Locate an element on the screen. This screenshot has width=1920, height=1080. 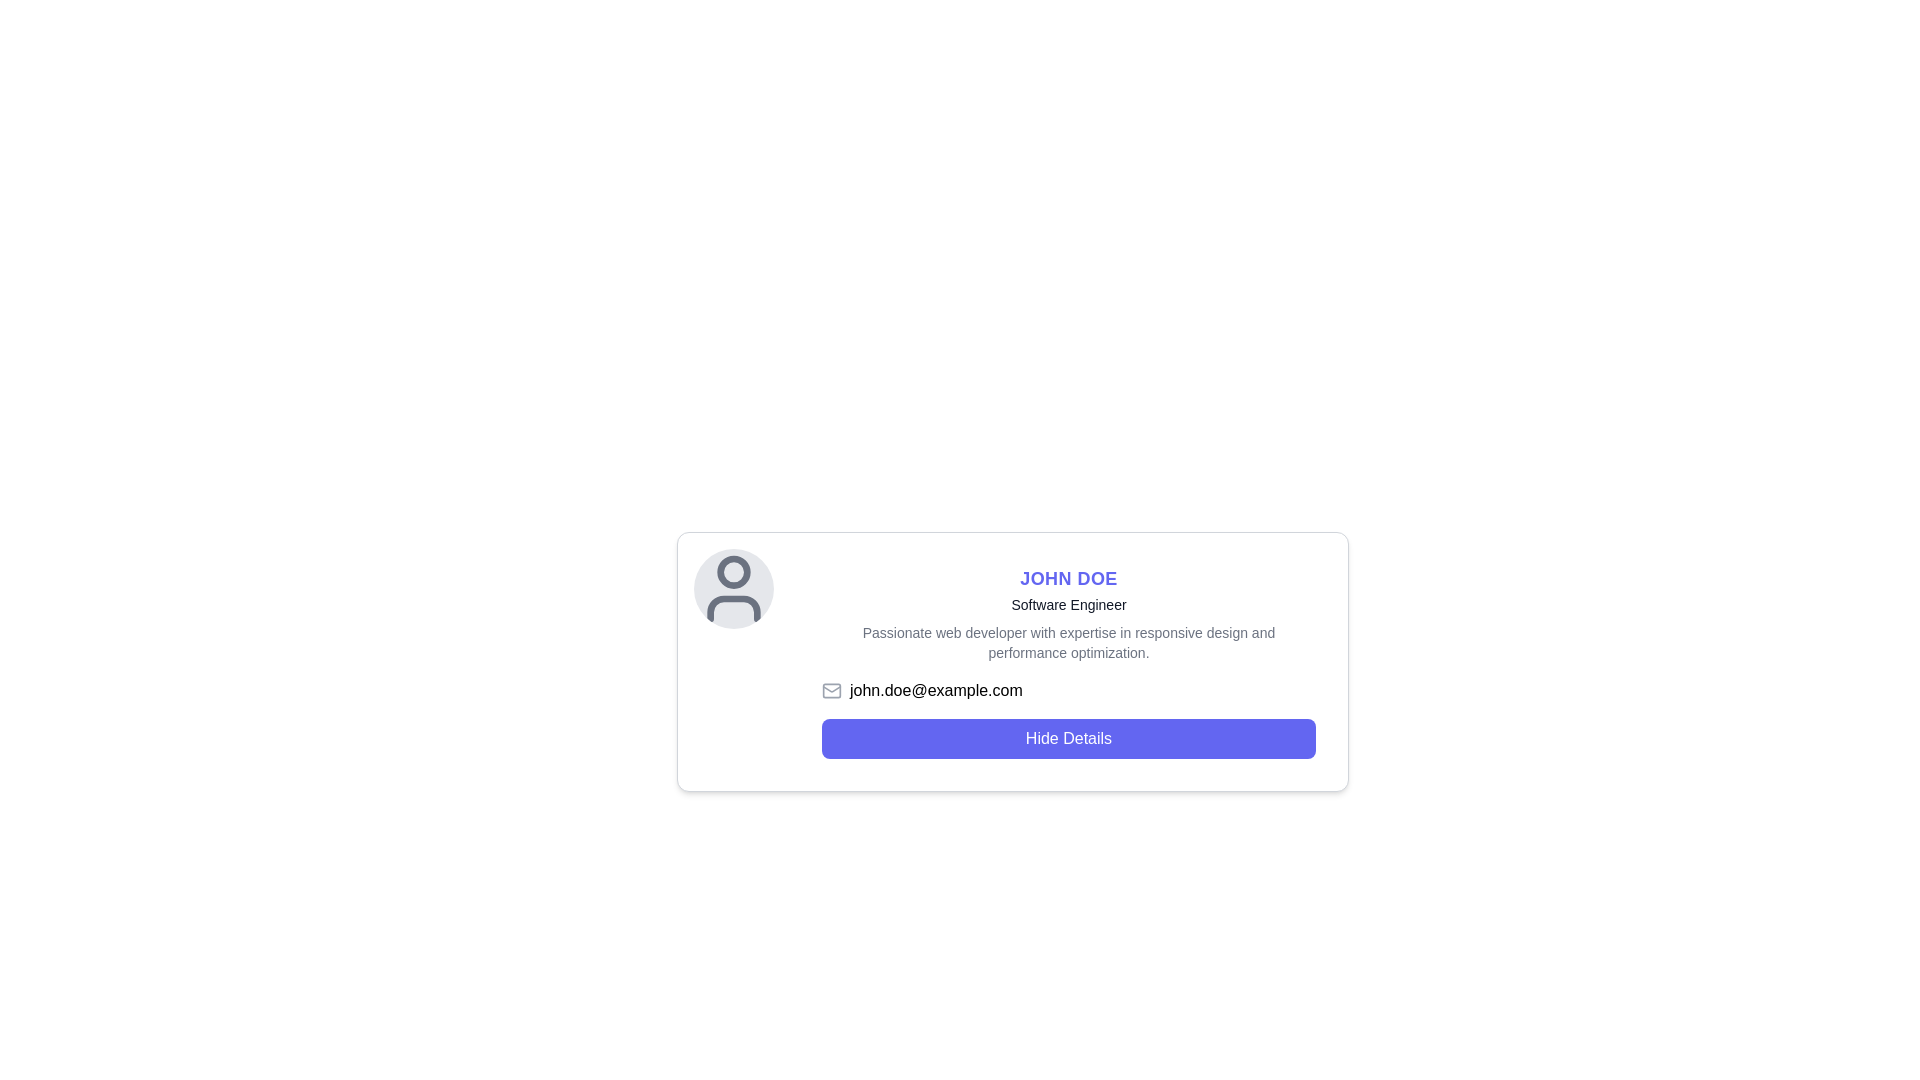
the button located below the text 'john.doe@example.com' in the profile card is located at coordinates (1068, 737).